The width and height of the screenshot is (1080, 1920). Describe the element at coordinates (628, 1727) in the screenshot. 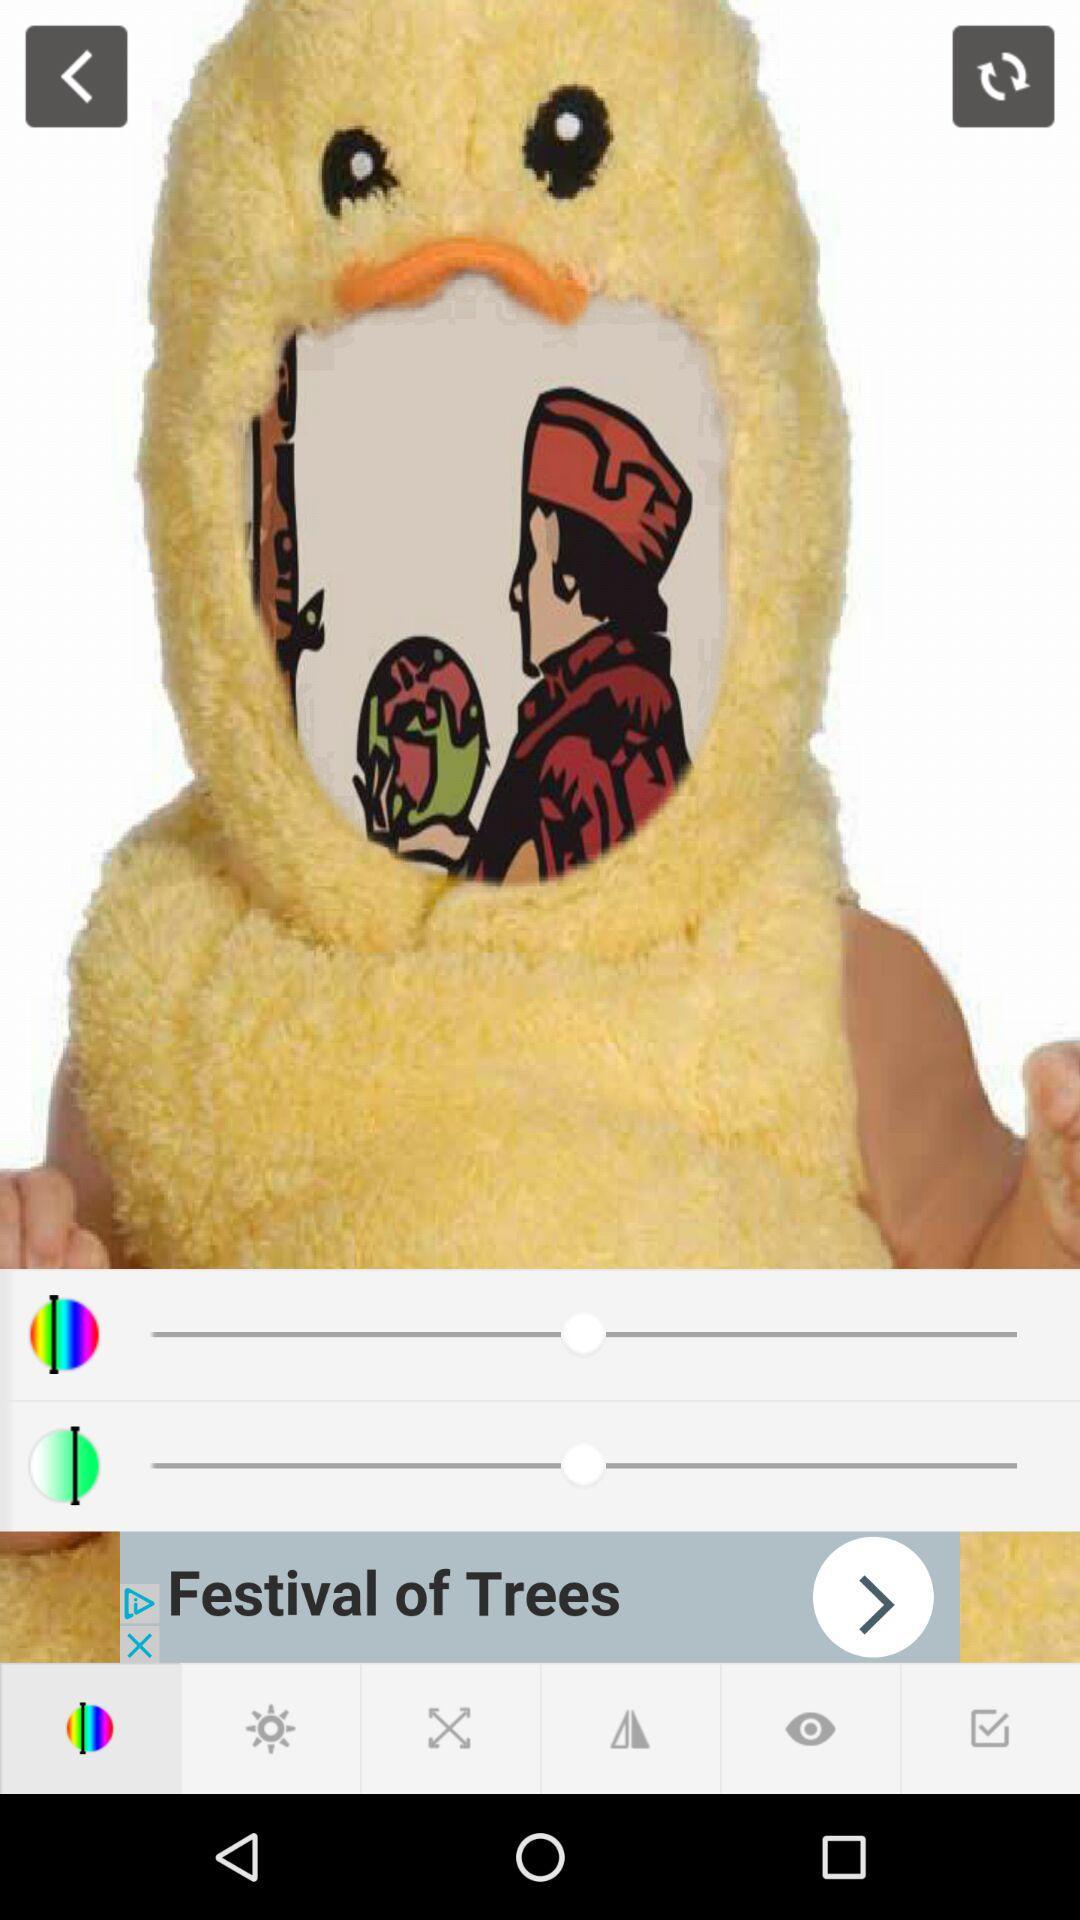

I see `make image larger` at that location.